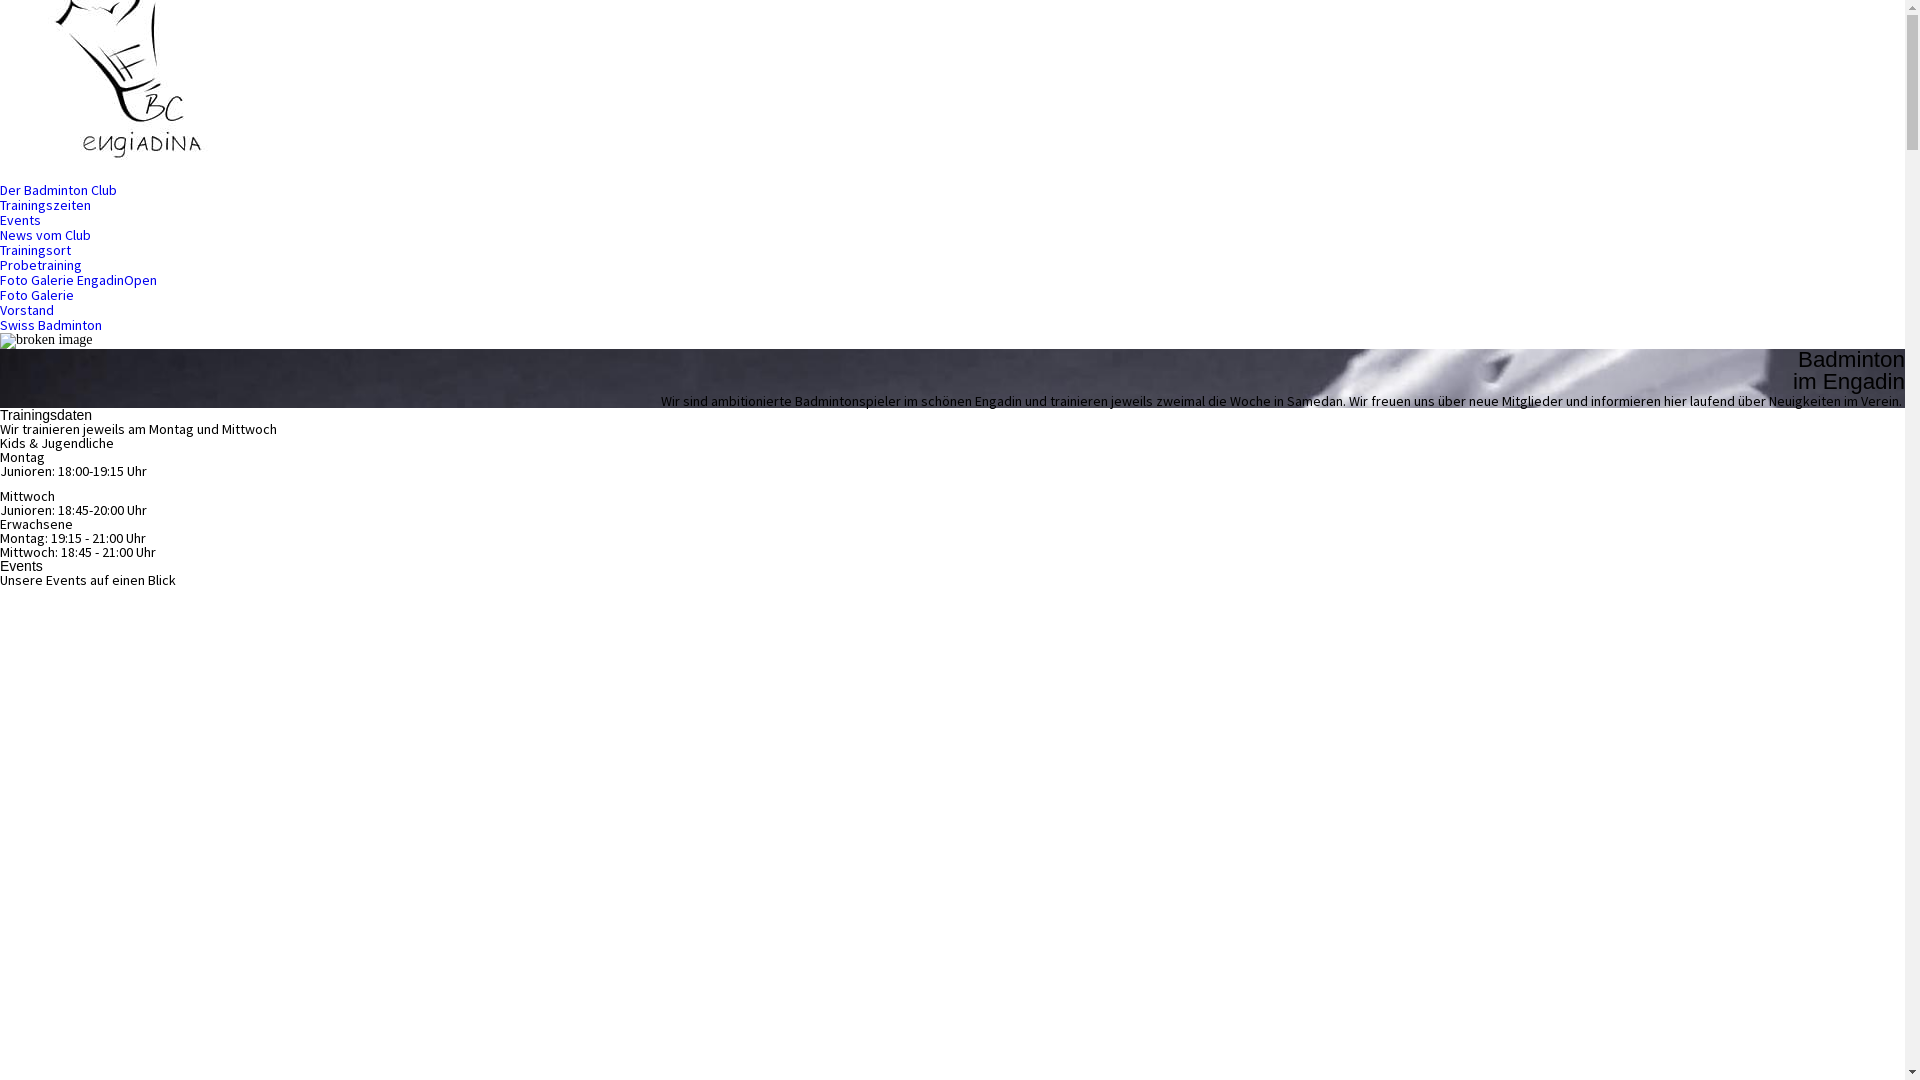 The image size is (1920, 1080). What do you see at coordinates (78, 280) in the screenshot?
I see `'Foto Galerie EngadinOpen'` at bounding box center [78, 280].